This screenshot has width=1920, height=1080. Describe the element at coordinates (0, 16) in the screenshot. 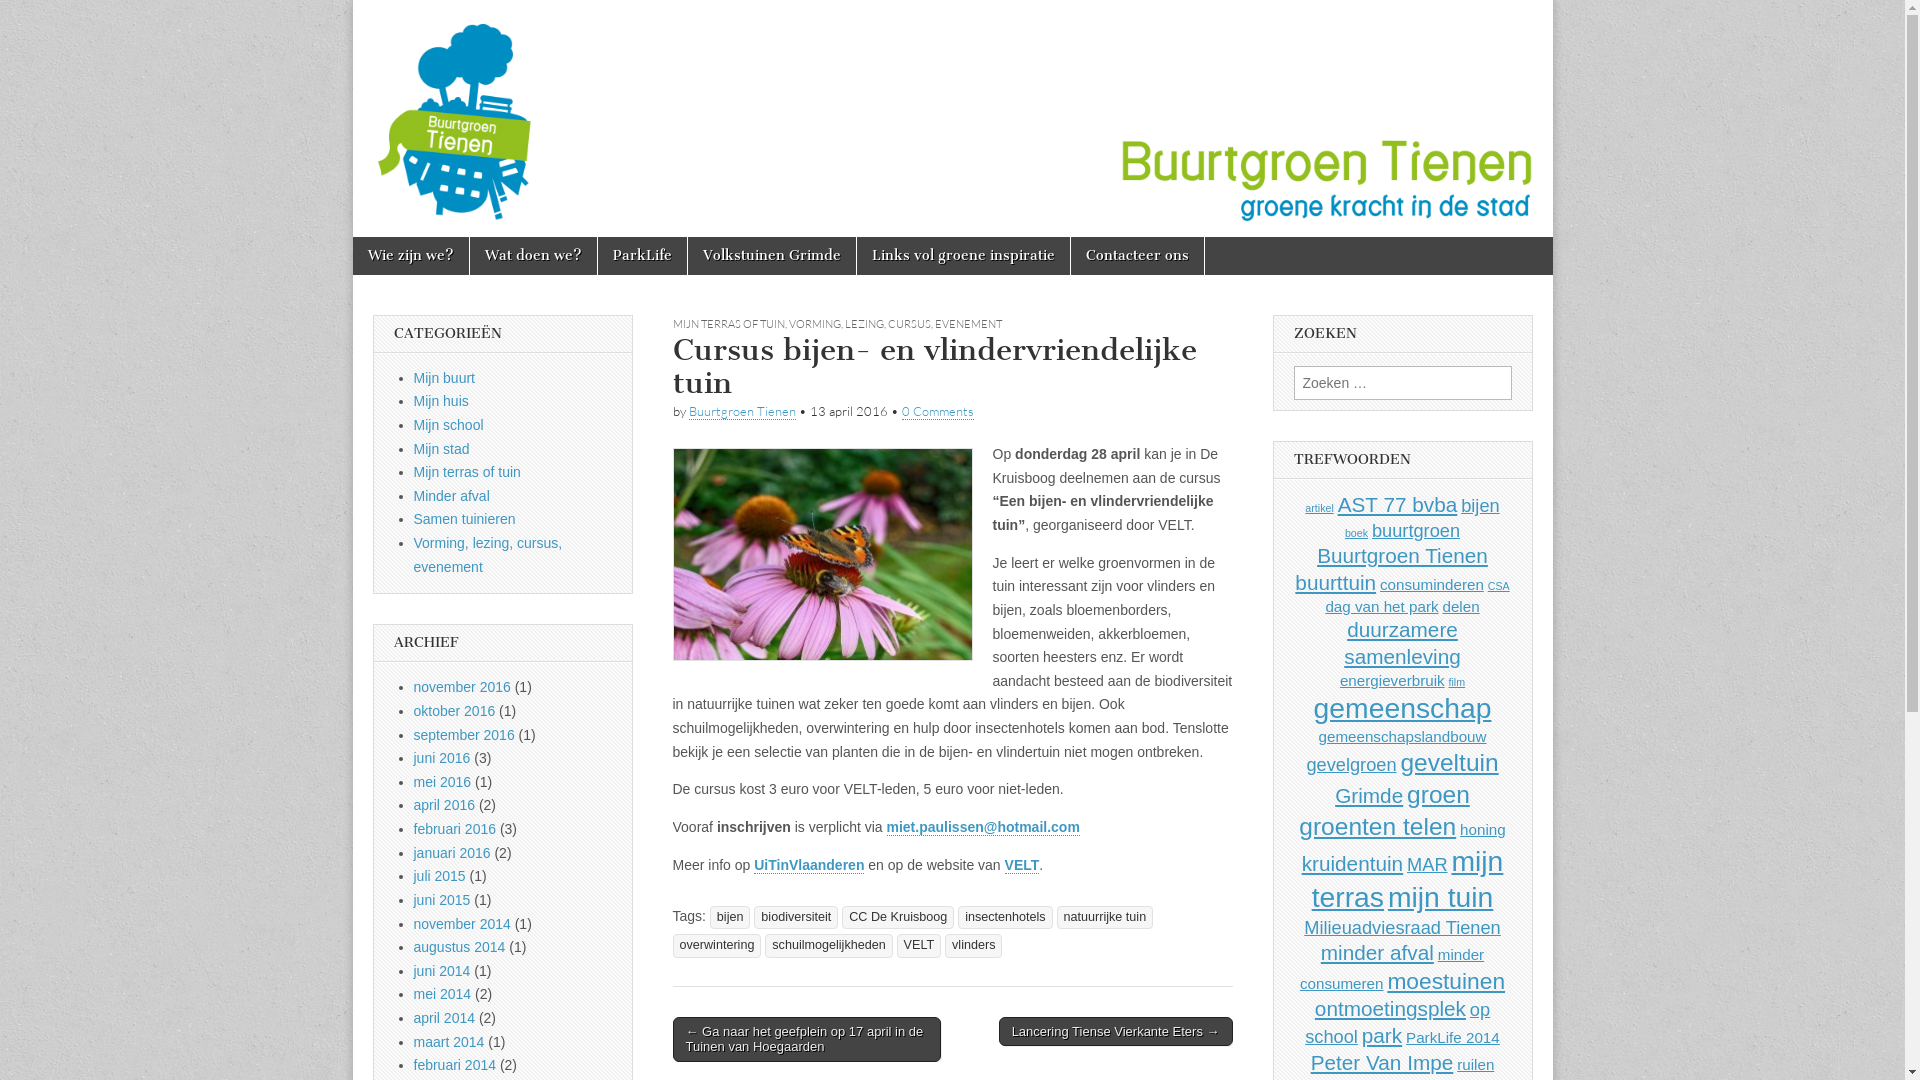

I see `'Zoeken'` at that location.